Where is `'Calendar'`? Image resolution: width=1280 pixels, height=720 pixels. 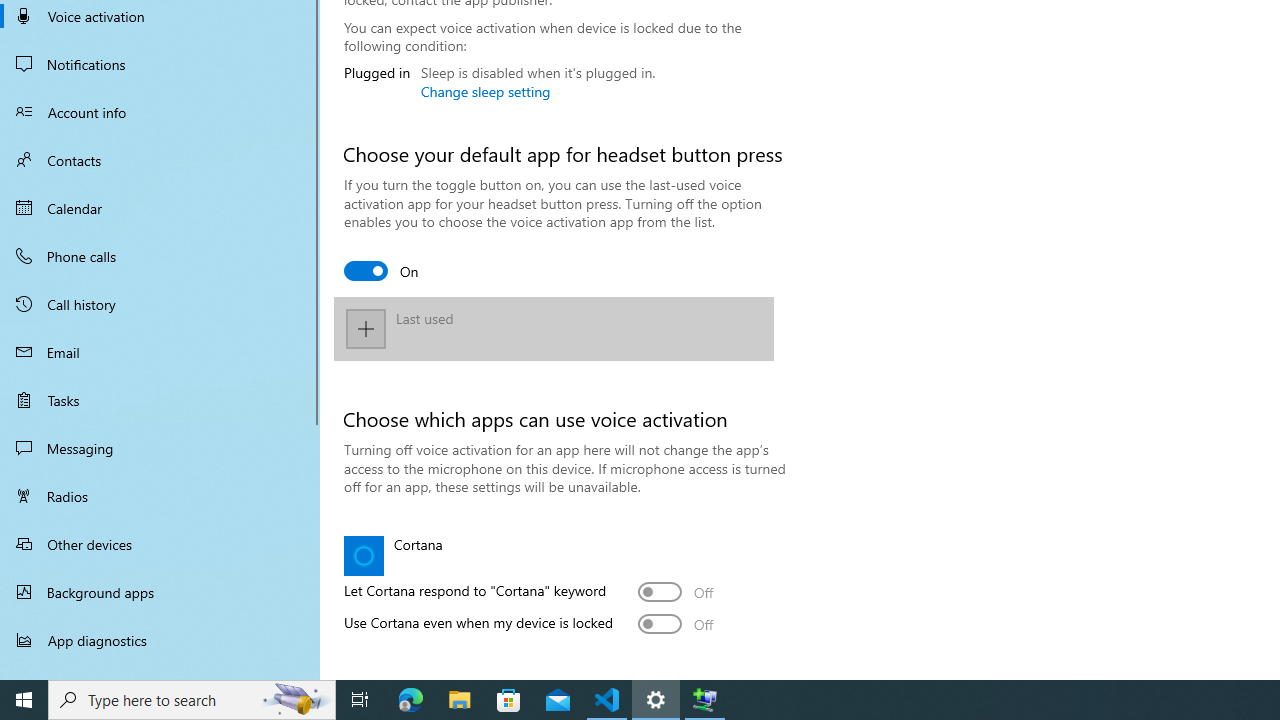 'Calendar' is located at coordinates (160, 208).